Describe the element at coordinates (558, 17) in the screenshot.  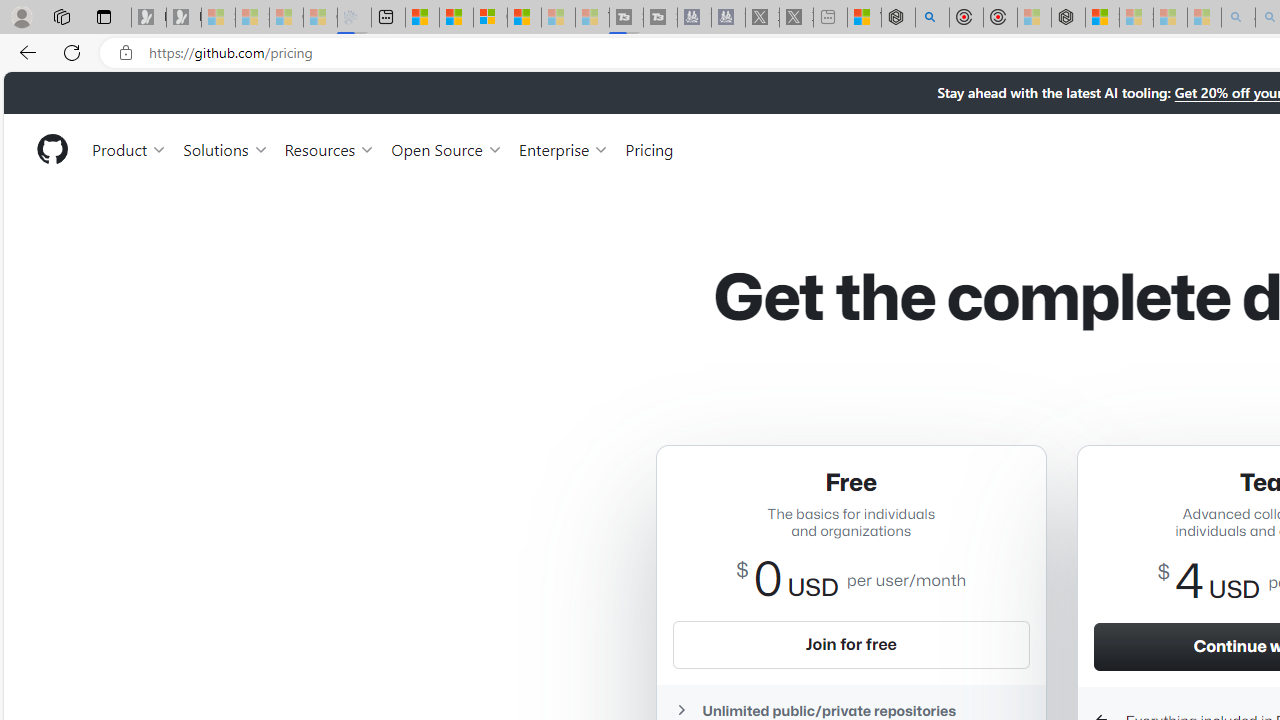
I see `'Microsoft Start - Sleeping'` at that location.